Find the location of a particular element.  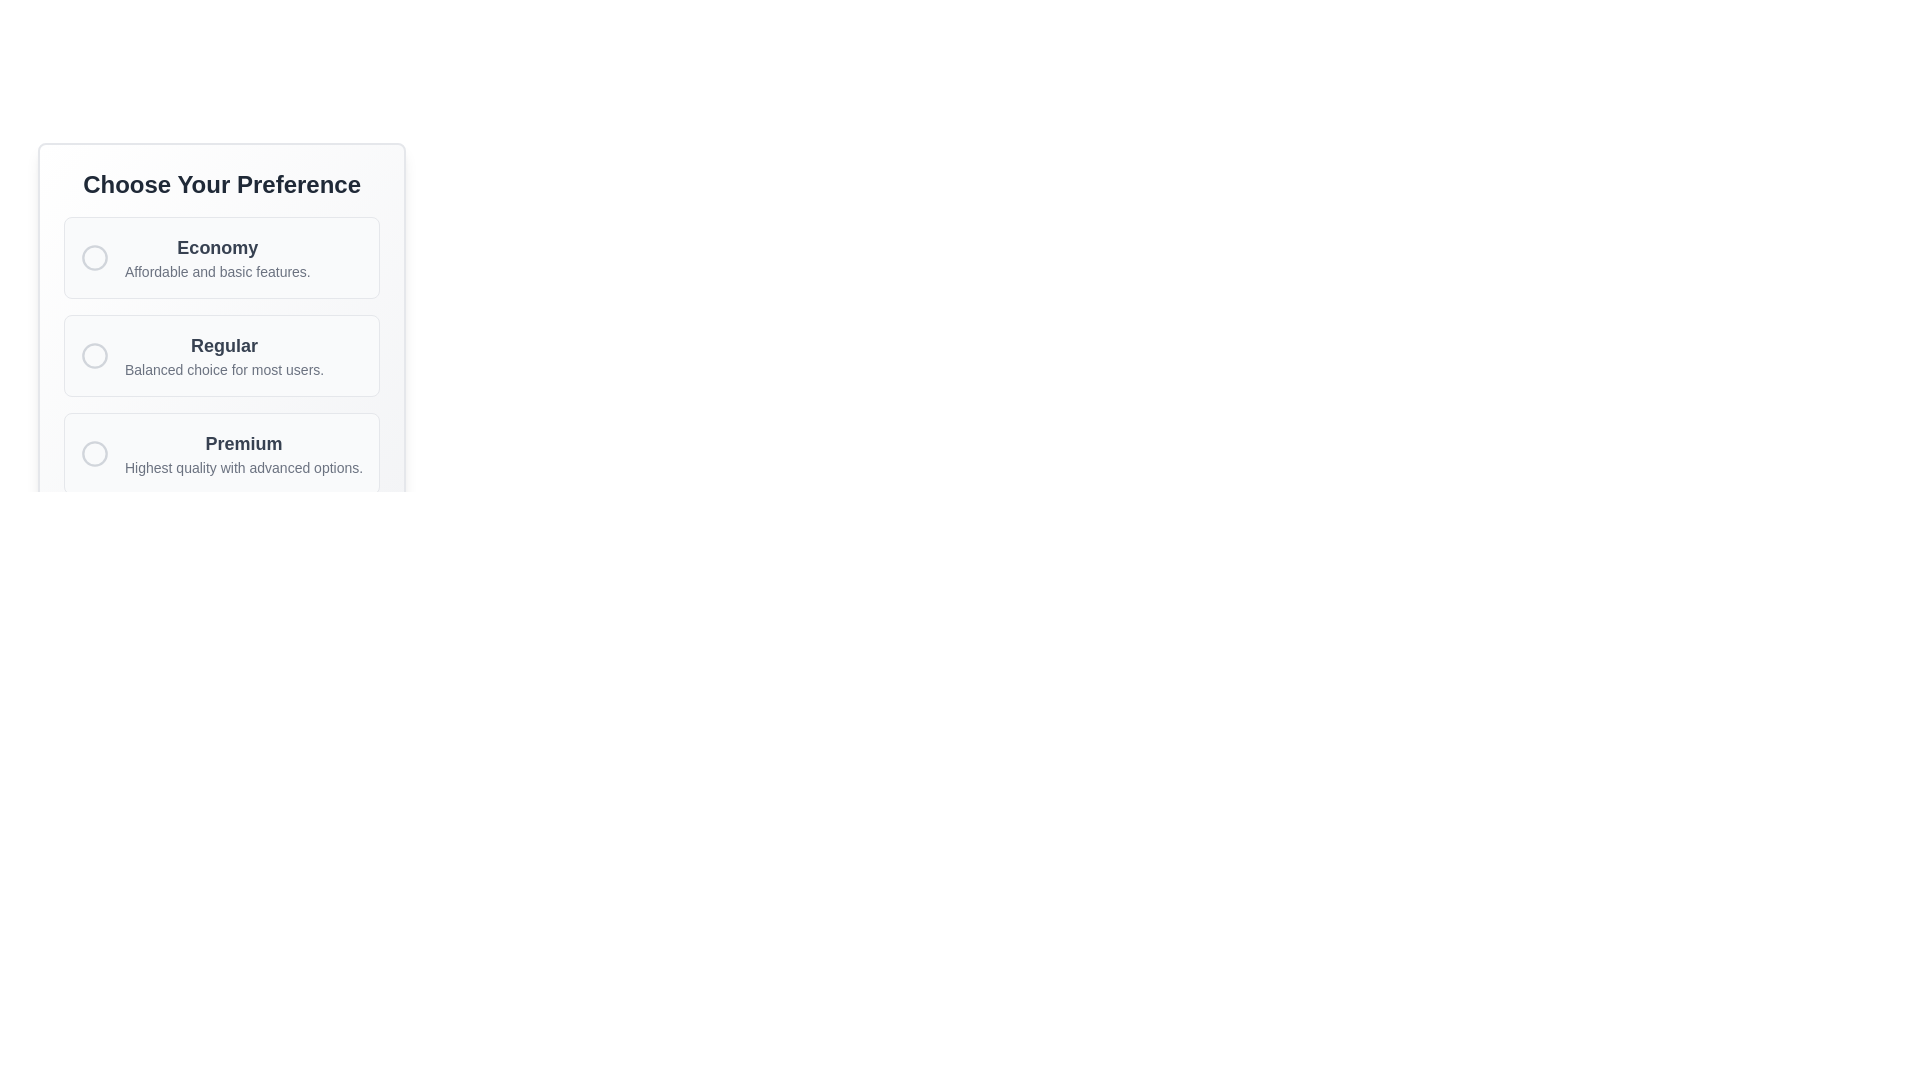

the informational Text Label that describes the features associated with the 'Economy' choice, located below the main title of 'Economy' is located at coordinates (217, 272).